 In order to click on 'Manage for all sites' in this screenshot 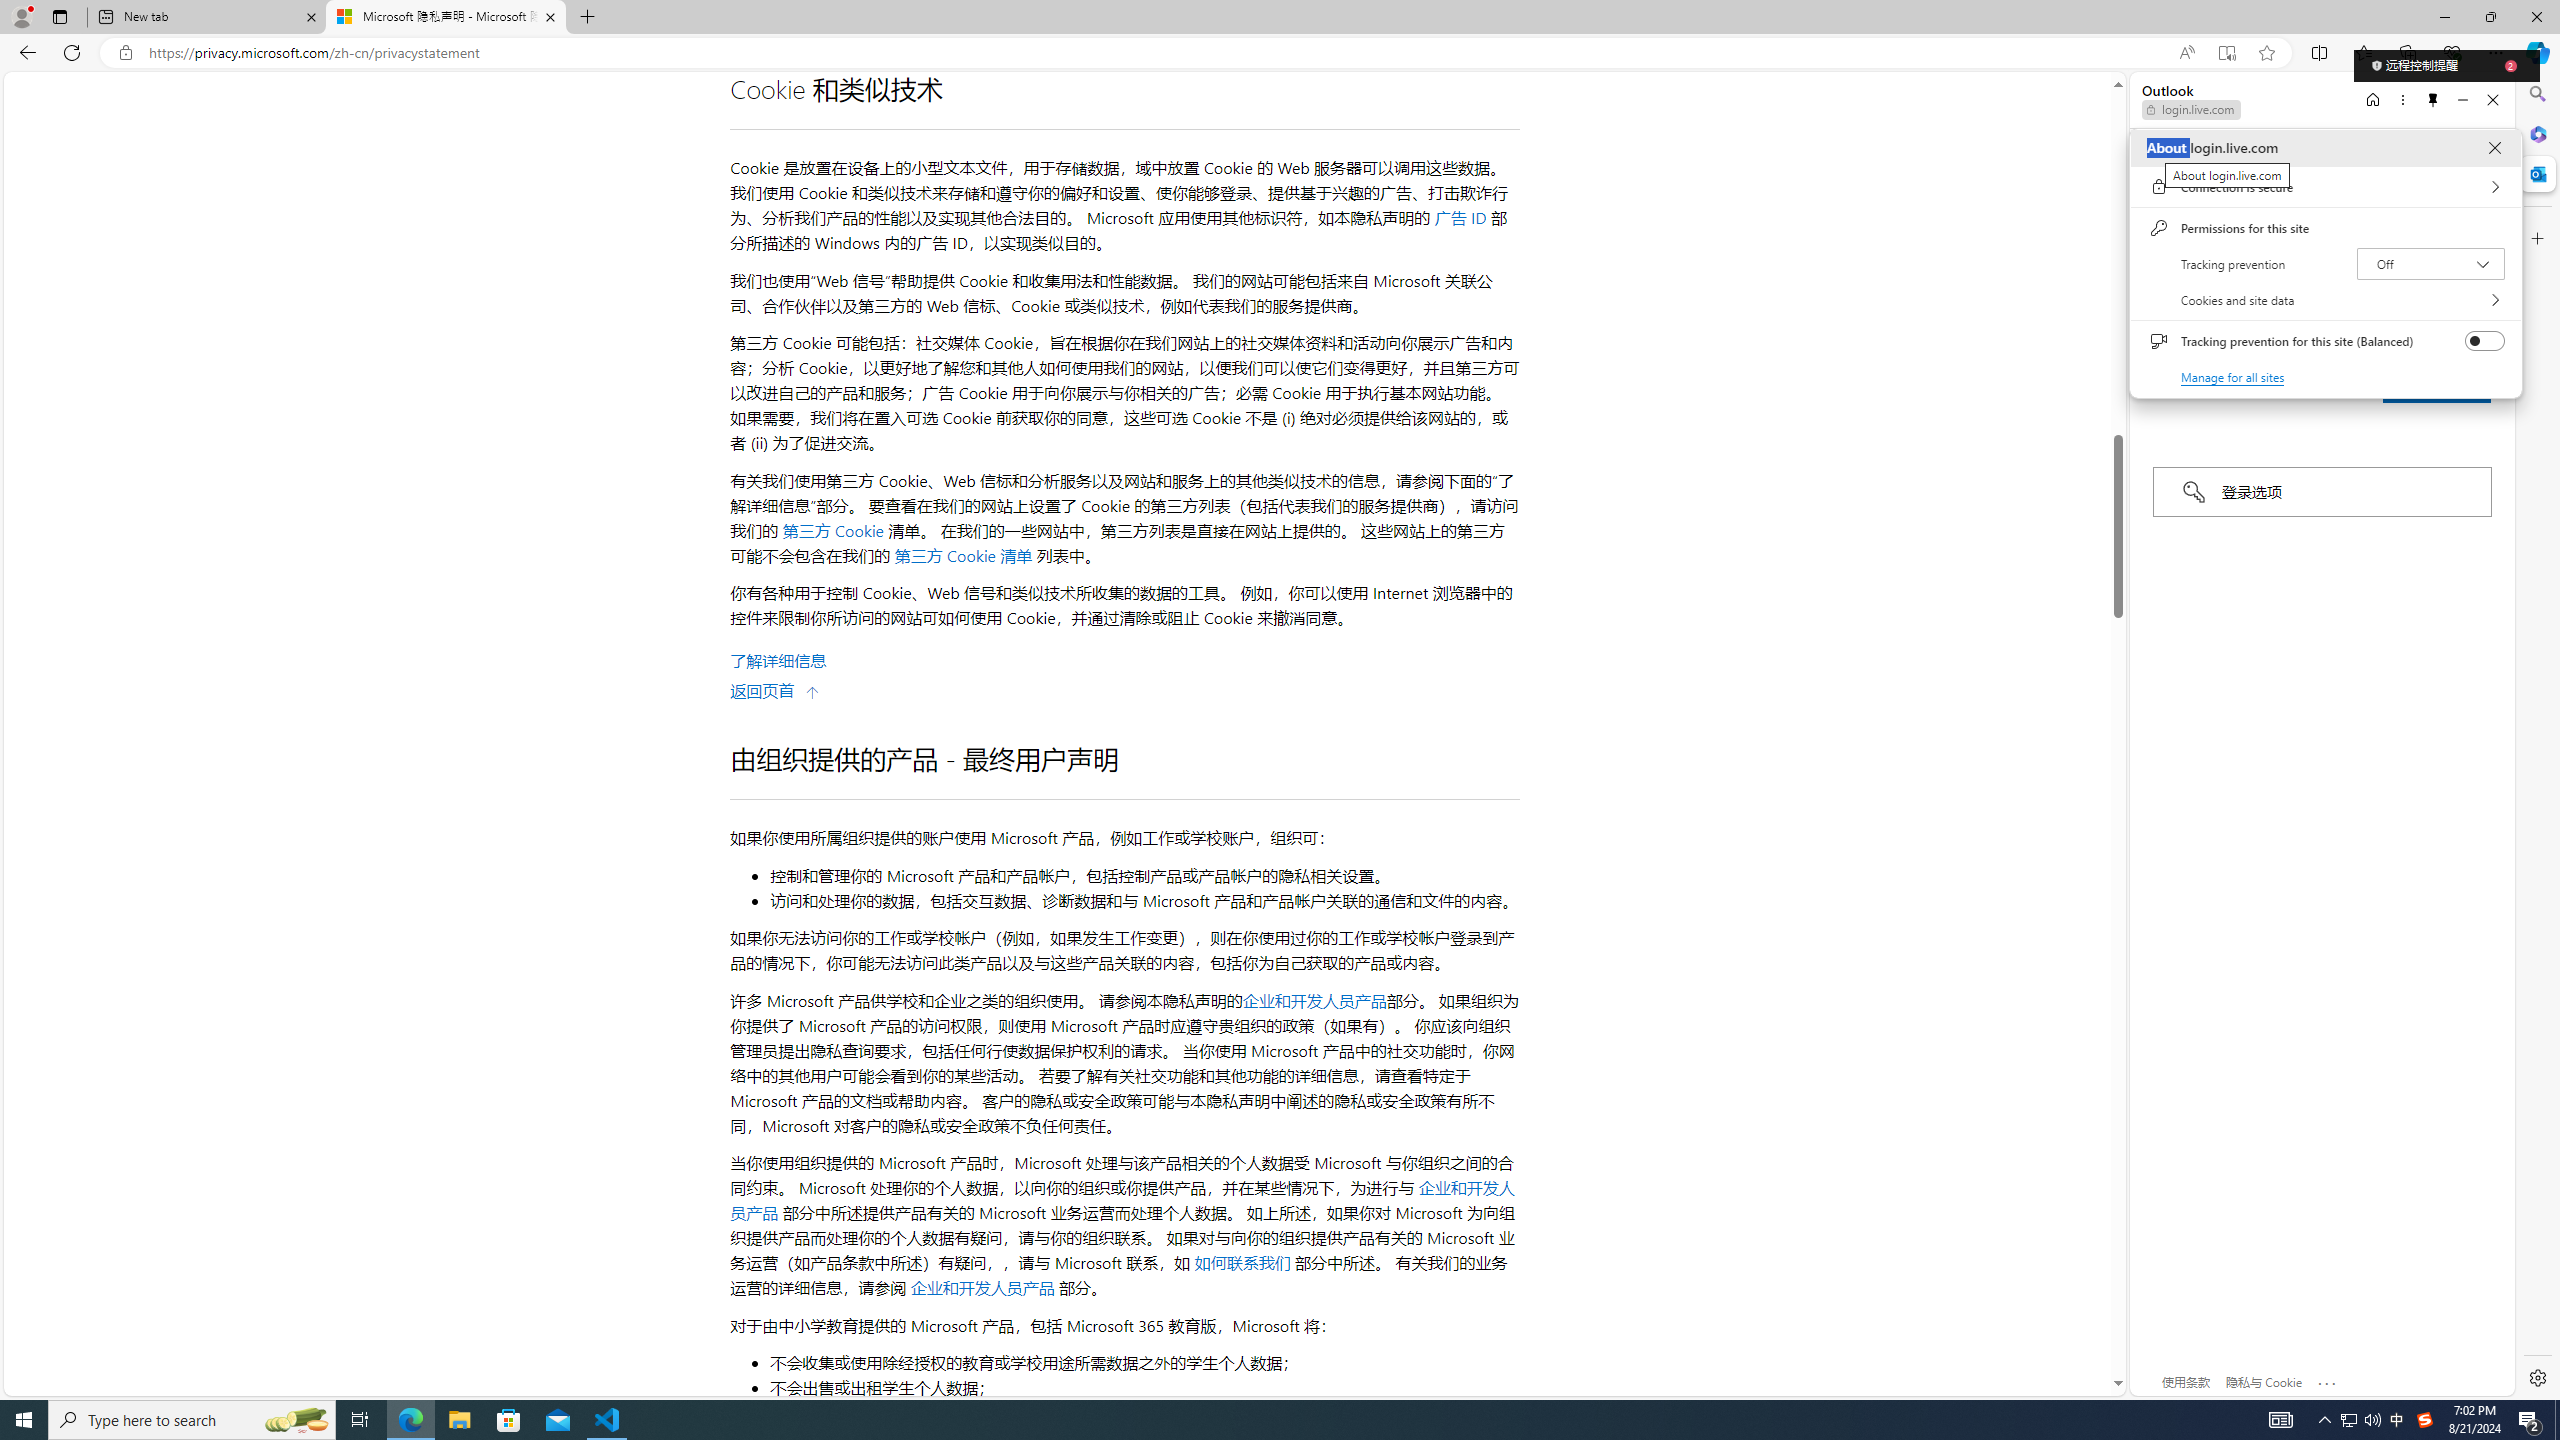, I will do `click(2233, 376)`.